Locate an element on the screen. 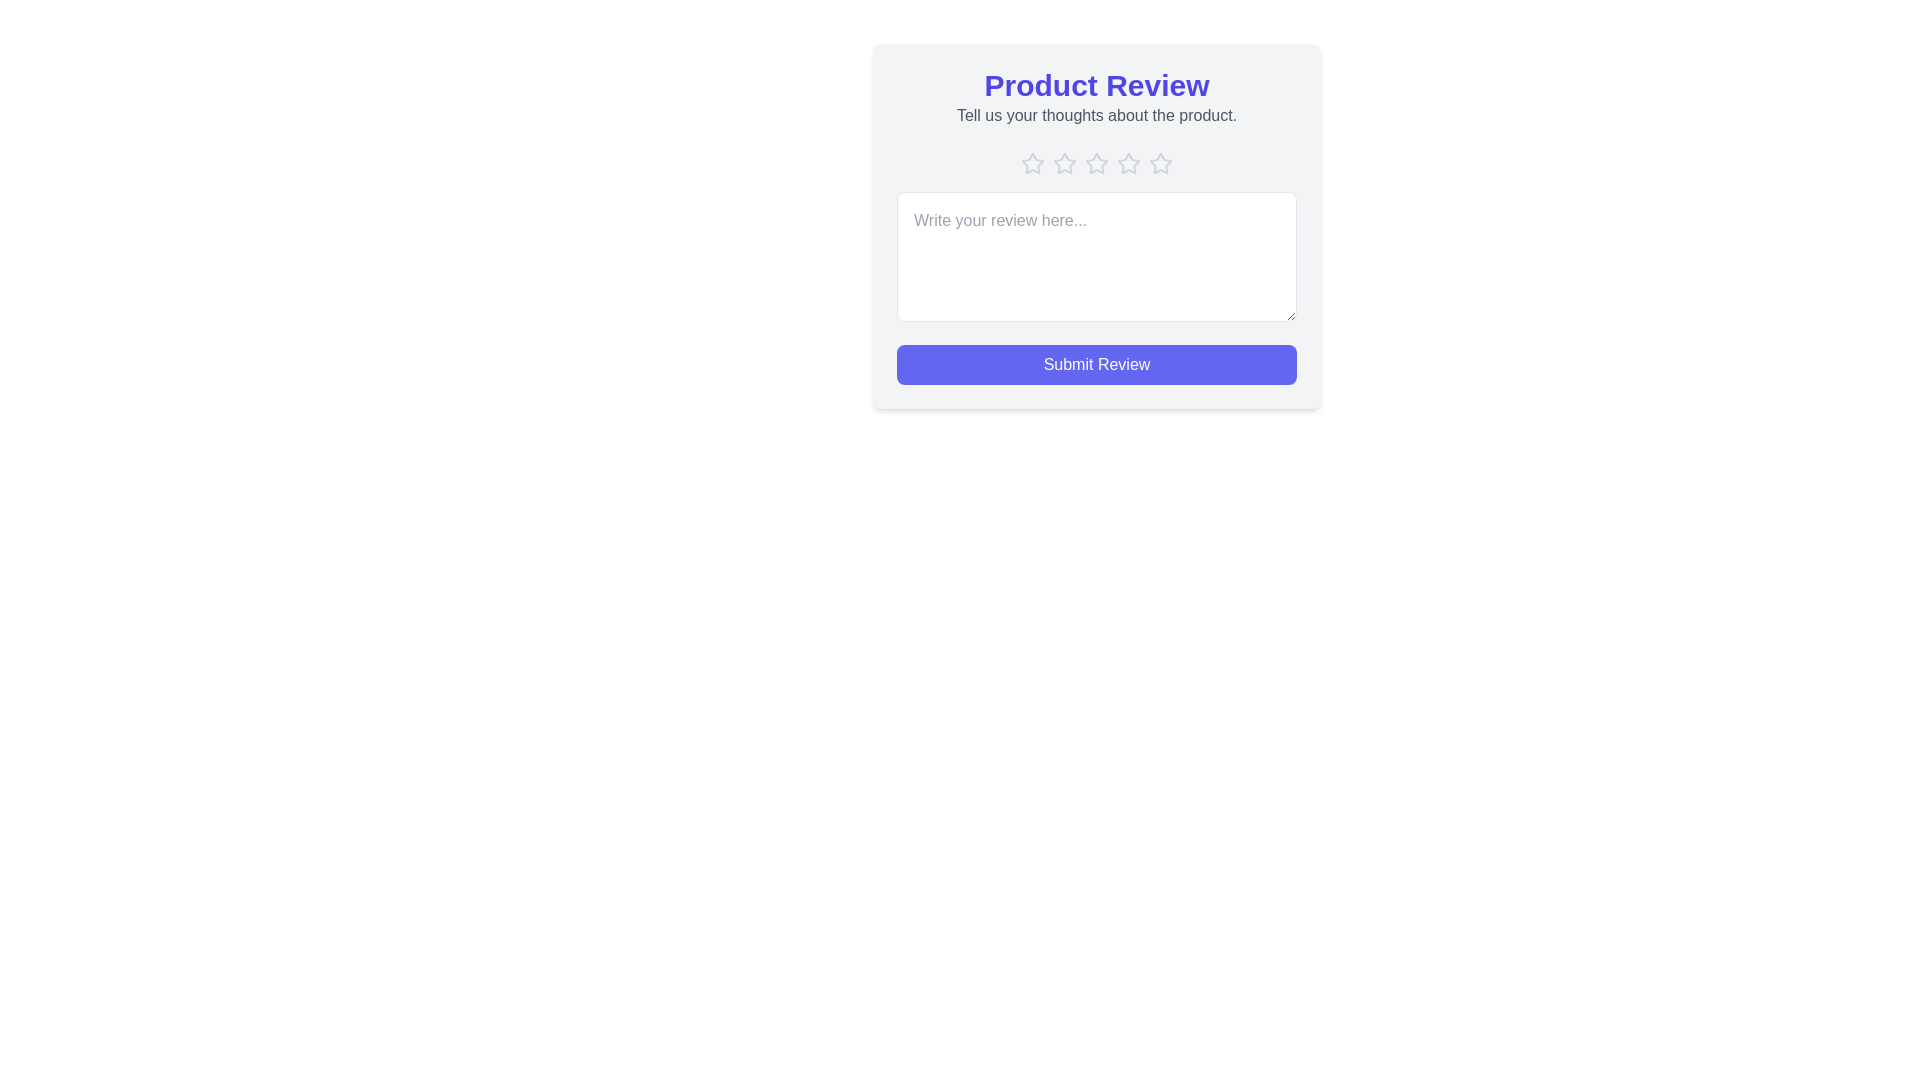  the third star icon in the rating section is located at coordinates (1096, 163).